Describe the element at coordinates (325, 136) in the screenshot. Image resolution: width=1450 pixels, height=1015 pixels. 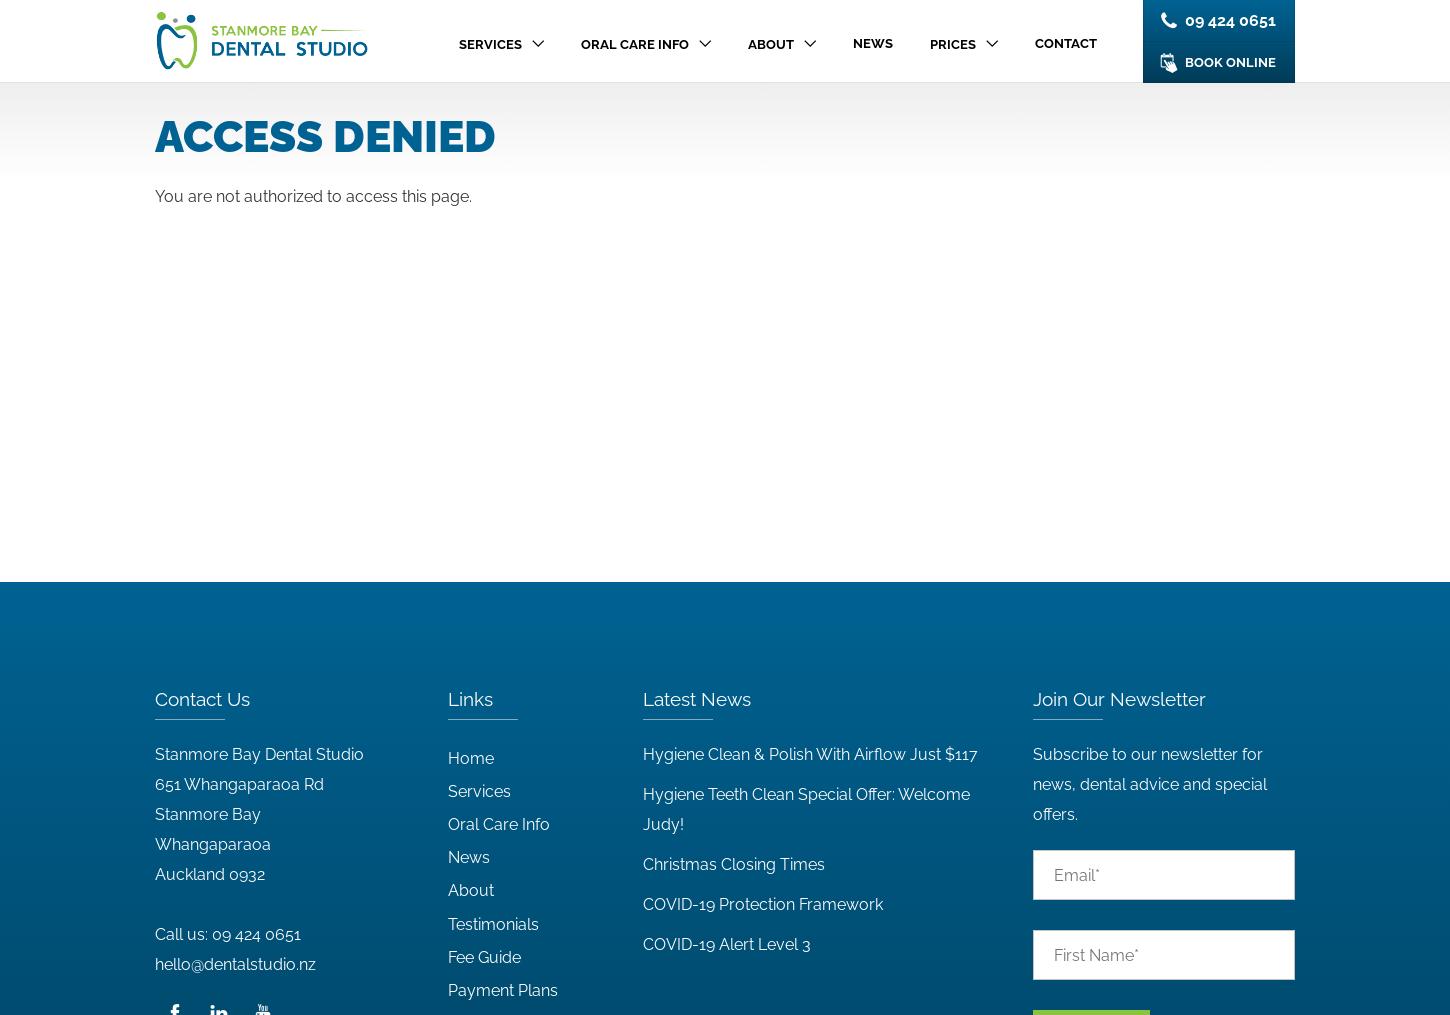
I see `'Access denied'` at that location.